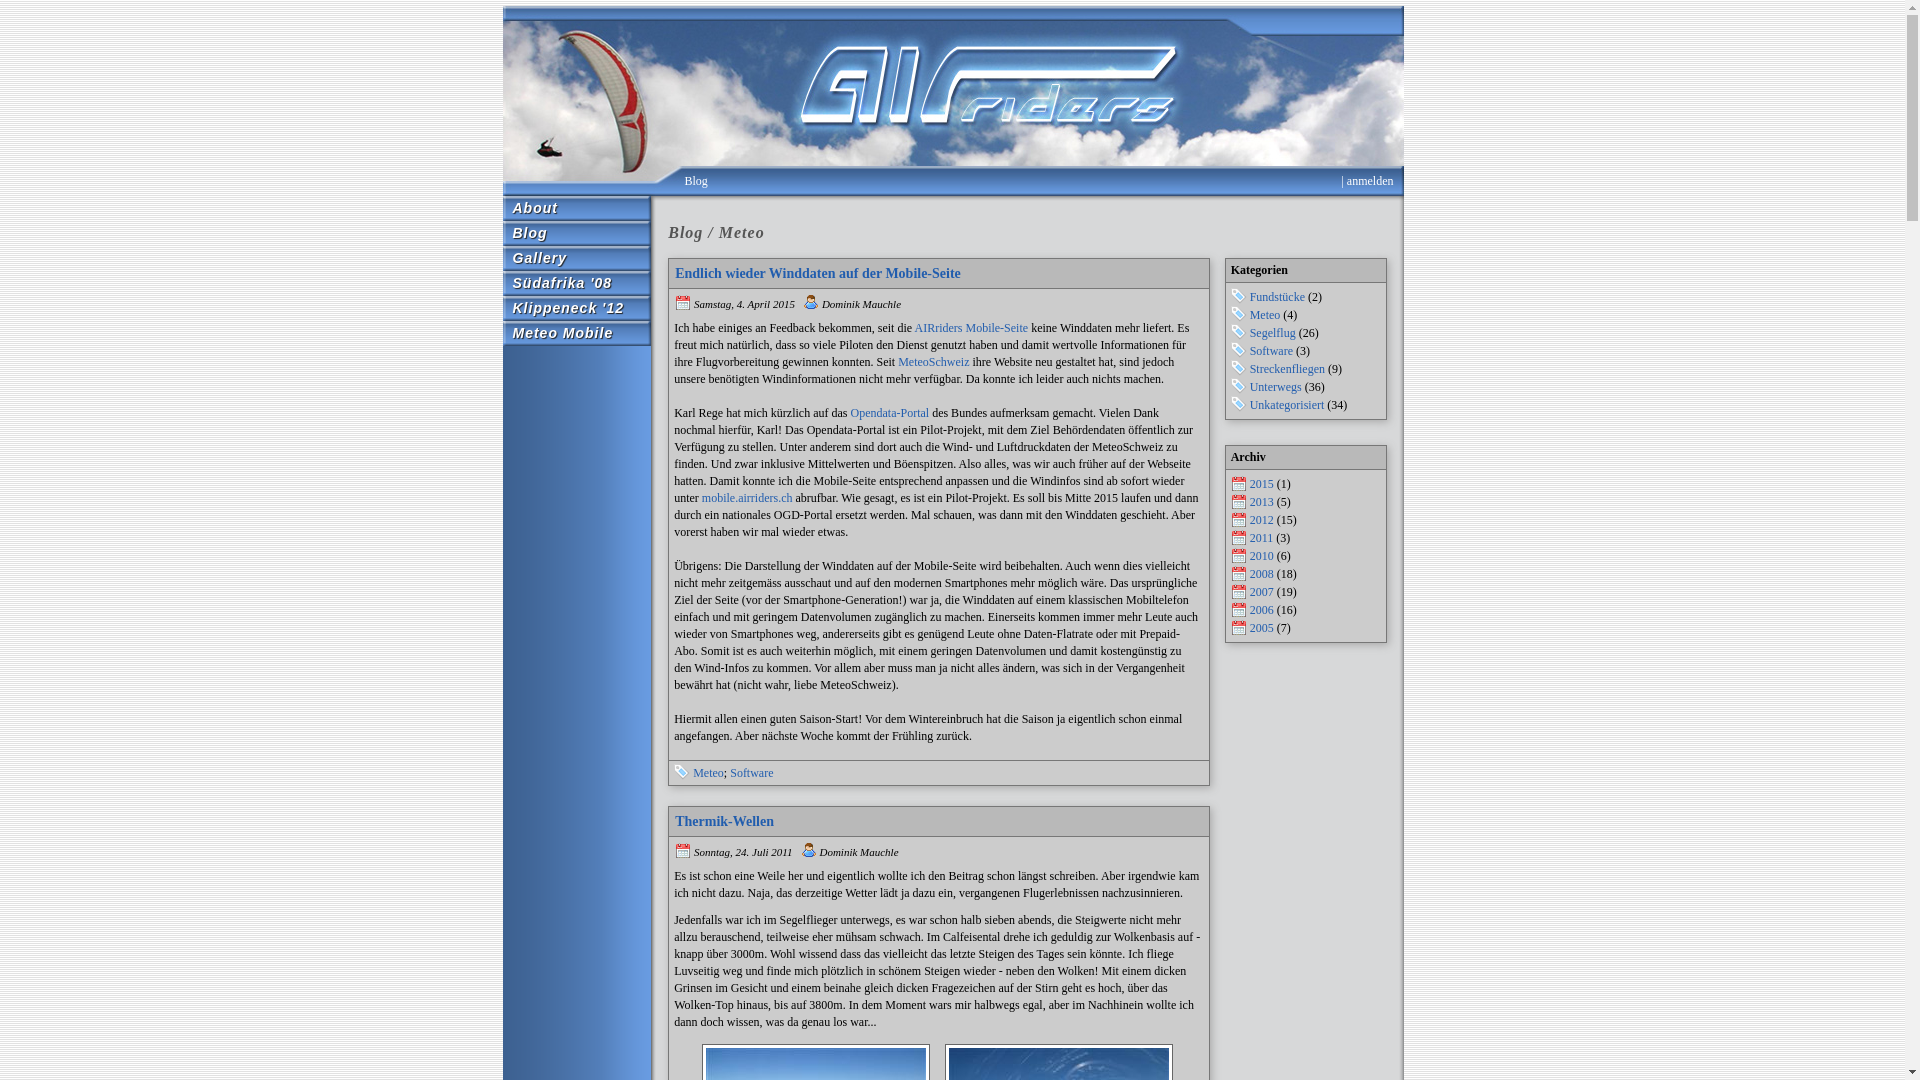 This screenshot has width=1920, height=1080. Describe the element at coordinates (575, 330) in the screenshot. I see `'Meteo Mobile'` at that location.